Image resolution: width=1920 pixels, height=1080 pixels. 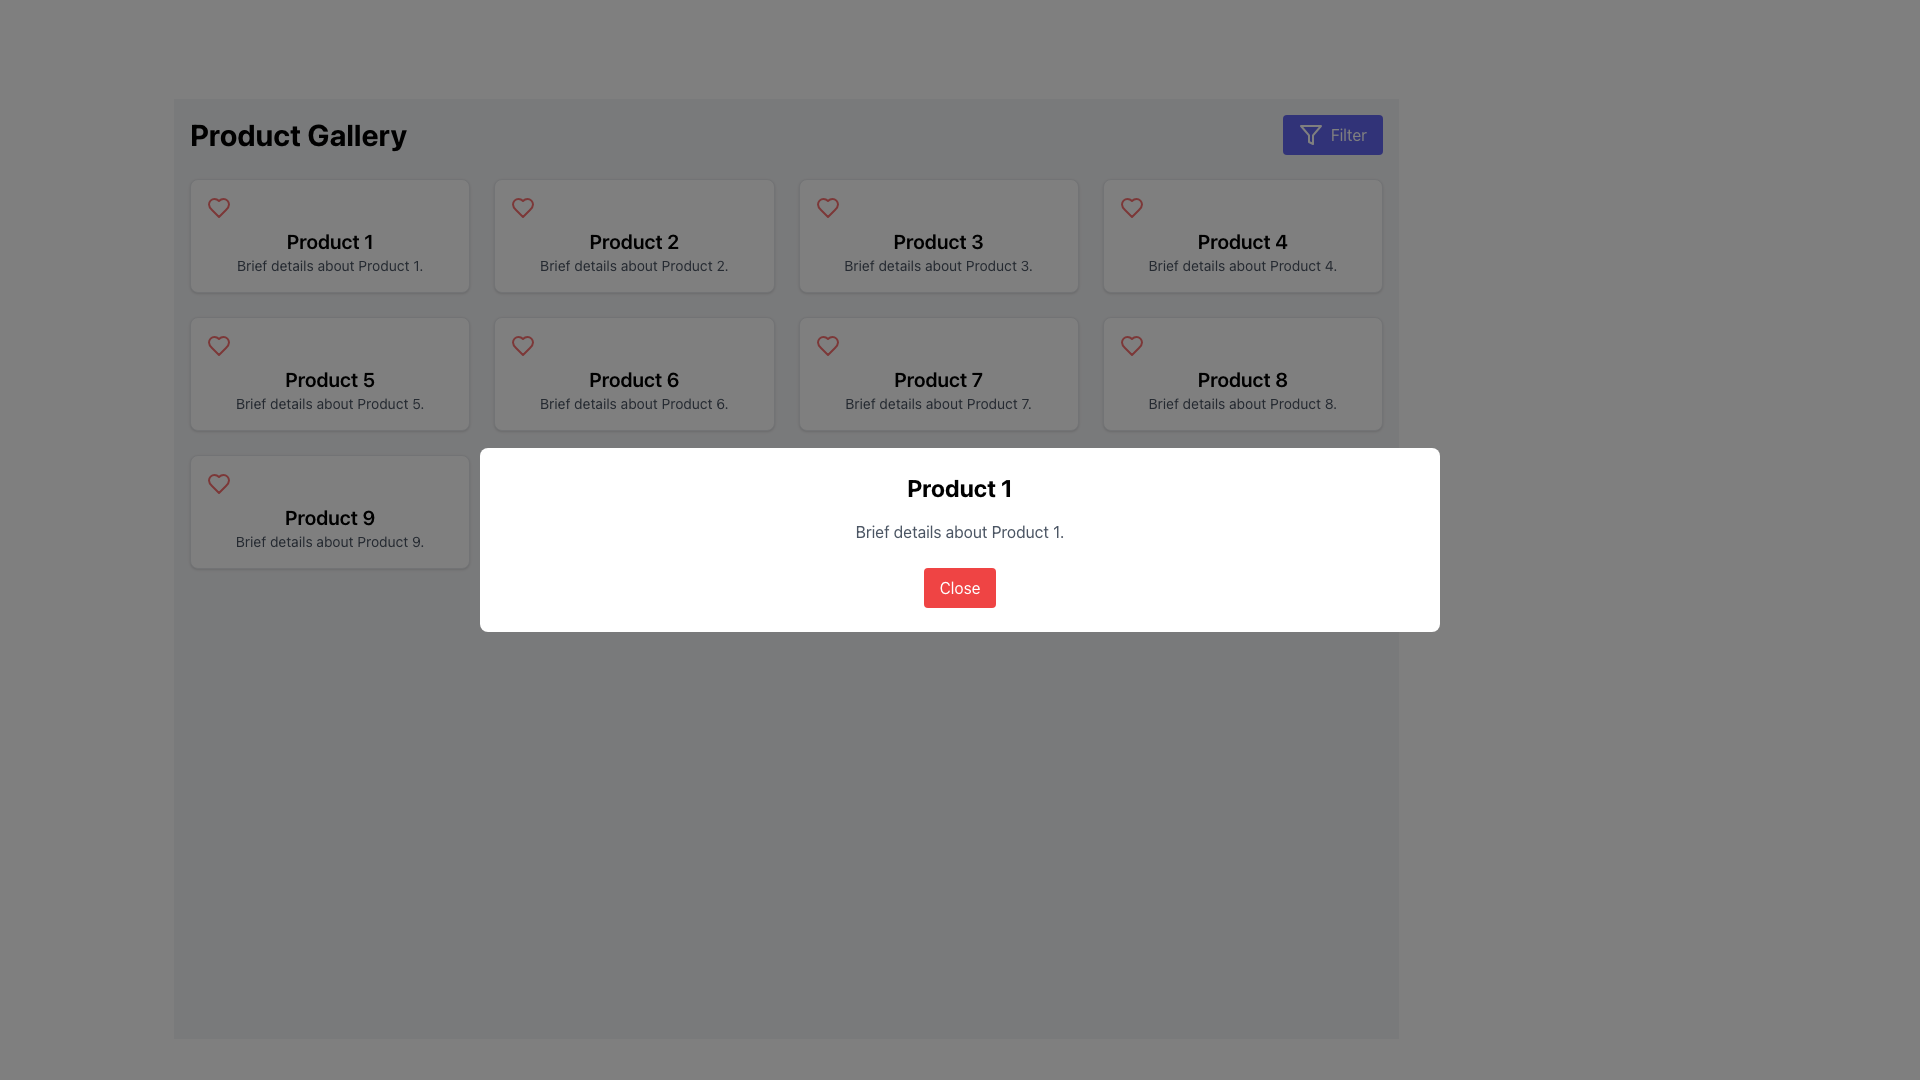 I want to click on the text label displaying 'Product 3', which is styled in bold and larger size, located in the top row, third column of a grid layout, so click(x=937, y=241).